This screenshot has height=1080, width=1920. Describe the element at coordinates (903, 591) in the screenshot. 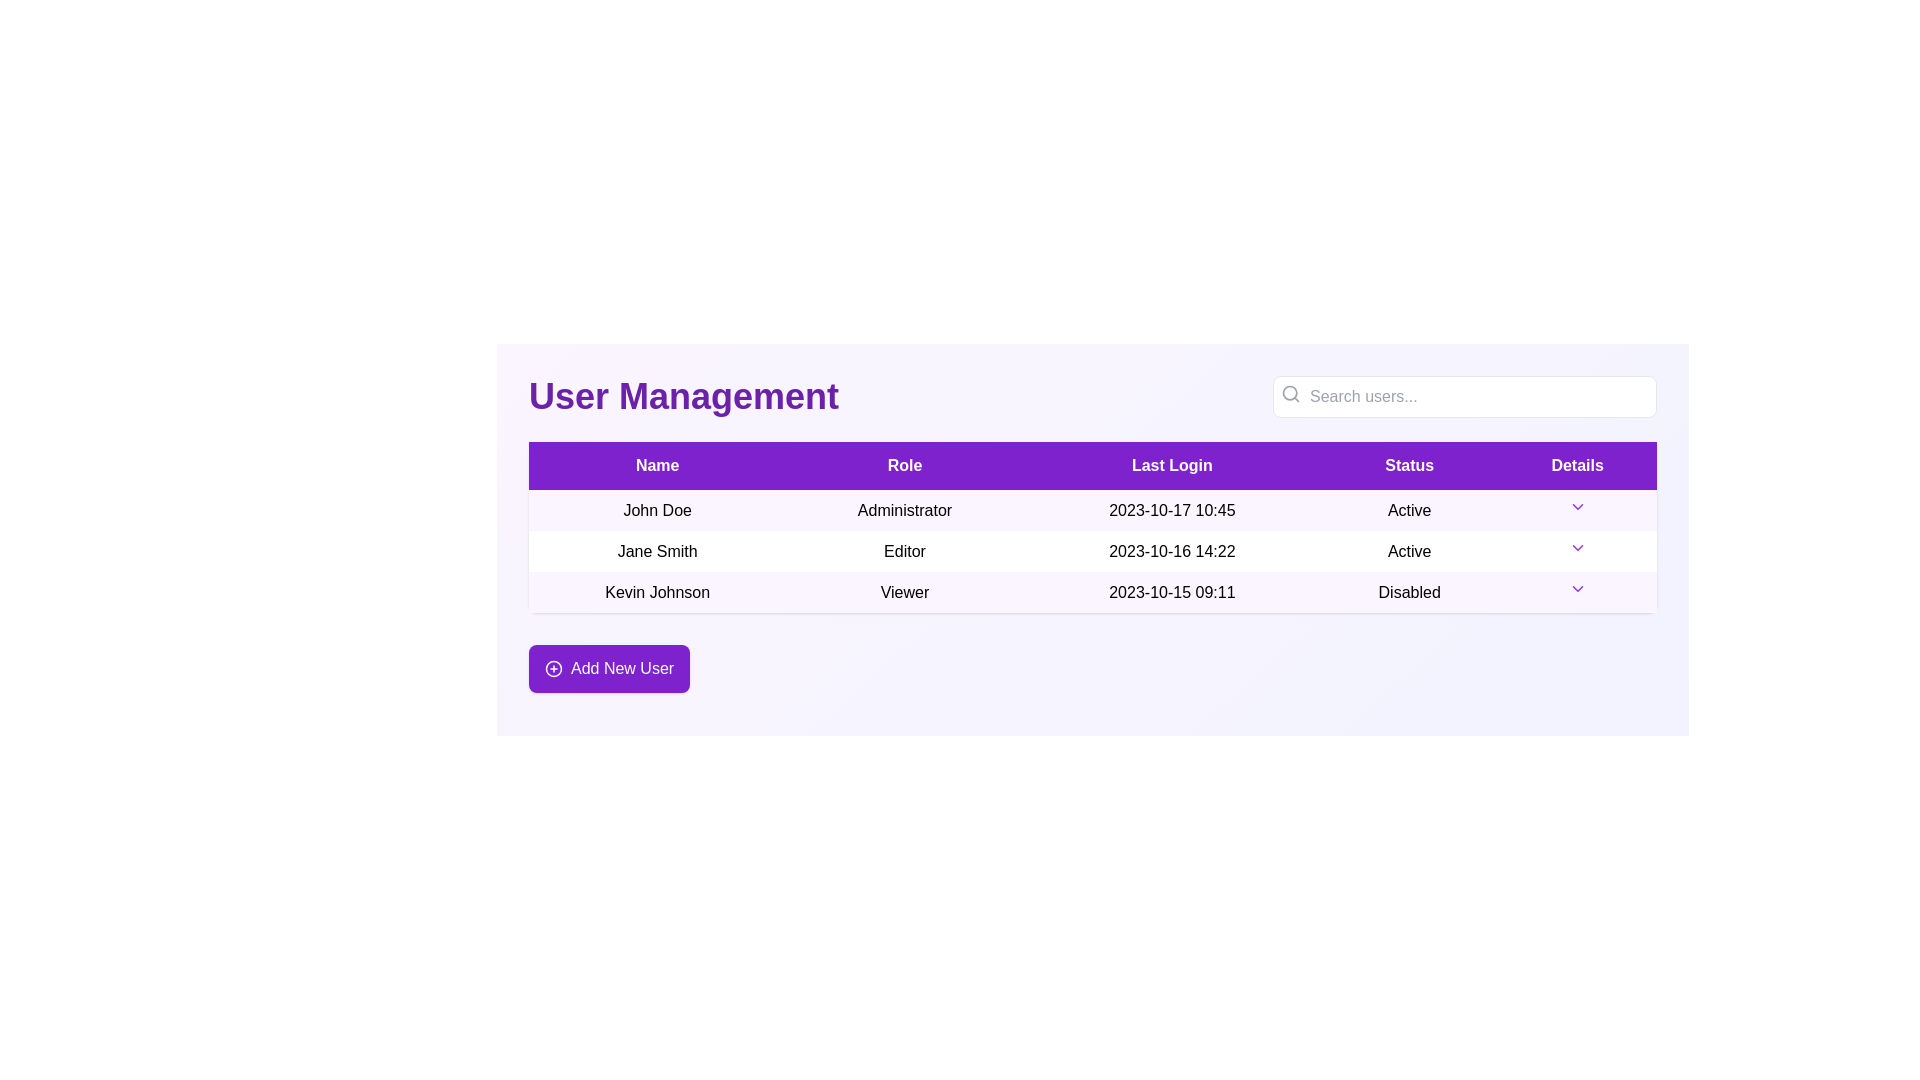

I see `the 'Viewer' text label in the second column of the third row of the table, associated with 'Kevin Johnson'` at that location.